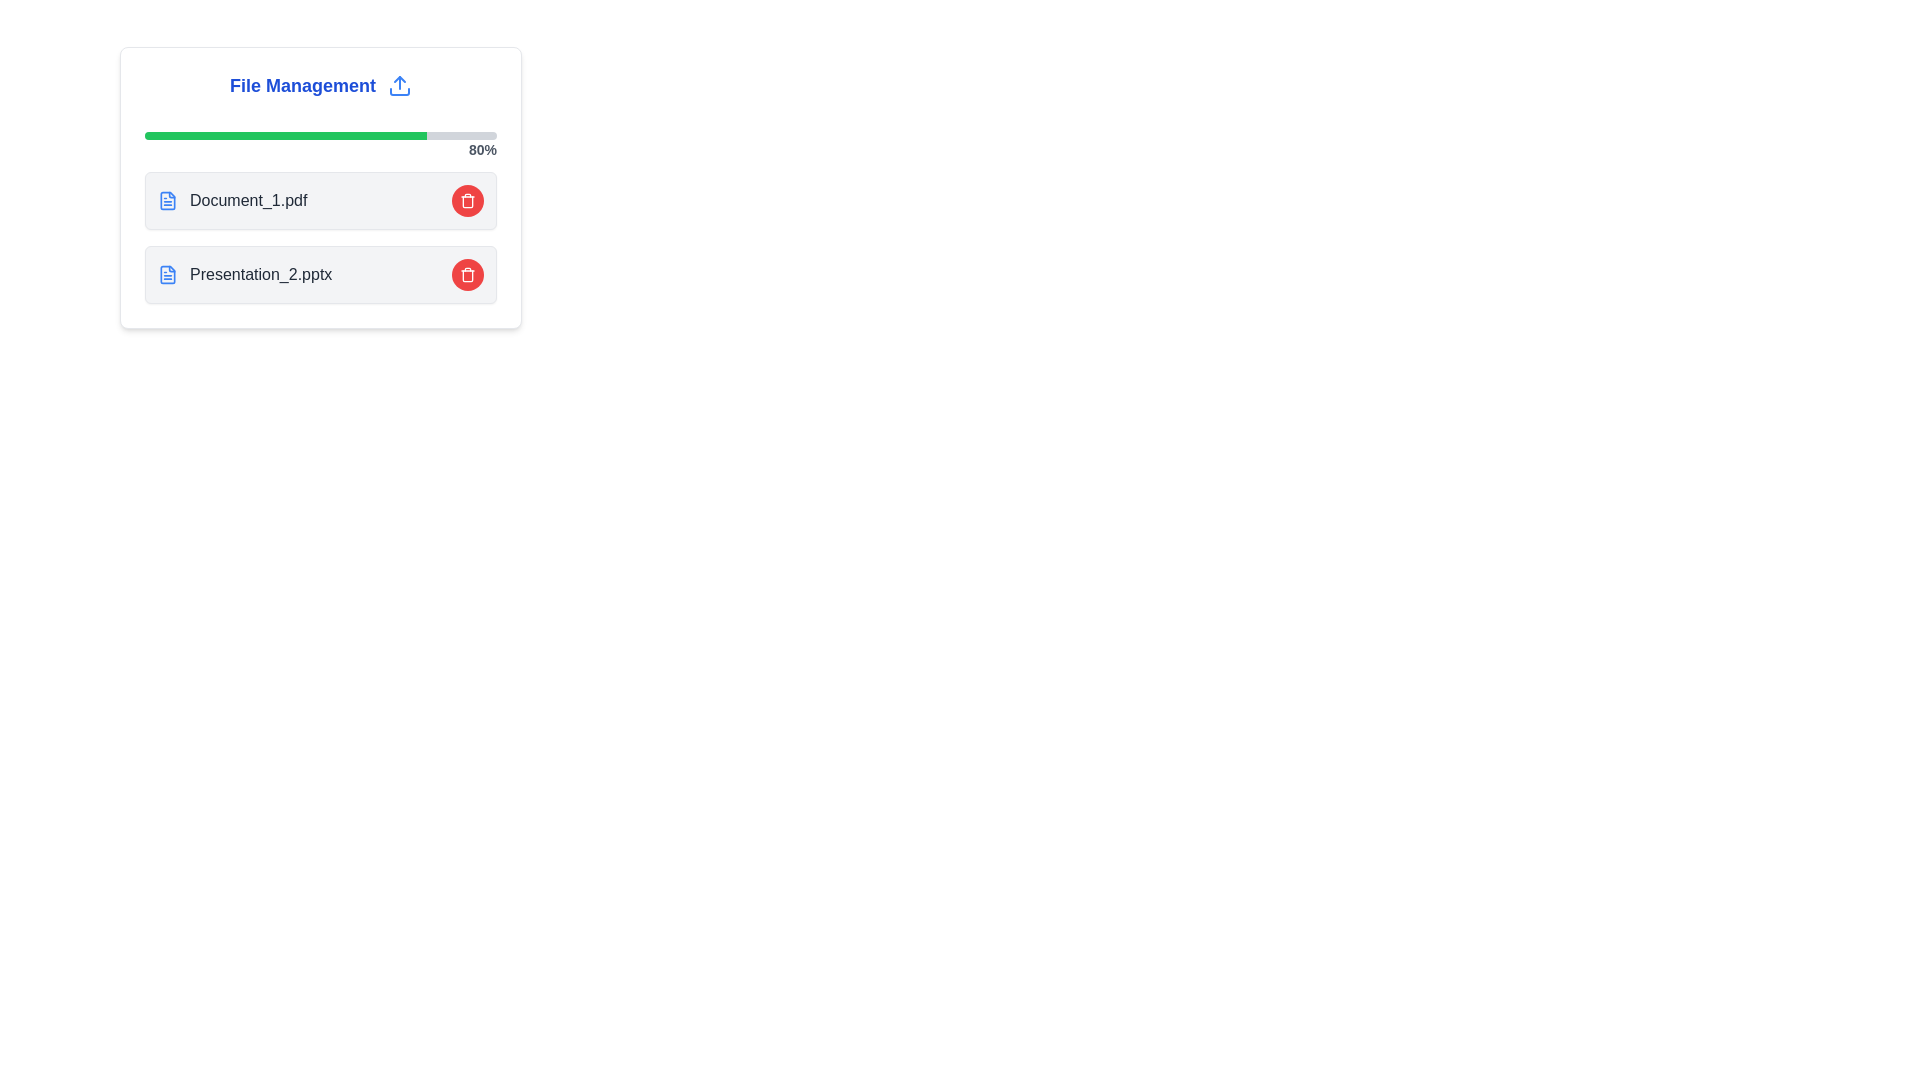  What do you see at coordinates (168, 274) in the screenshot?
I see `the document file icon representing 'Presentation_2.pptx', which is the leftmost icon in its row within a list of files` at bounding box center [168, 274].